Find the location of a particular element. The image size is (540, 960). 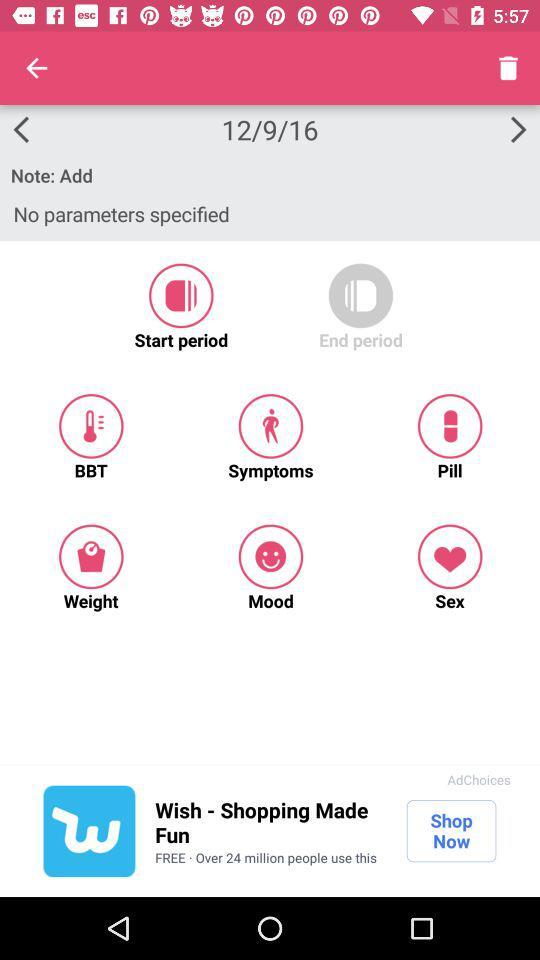

the note: add item is located at coordinates (270, 174).